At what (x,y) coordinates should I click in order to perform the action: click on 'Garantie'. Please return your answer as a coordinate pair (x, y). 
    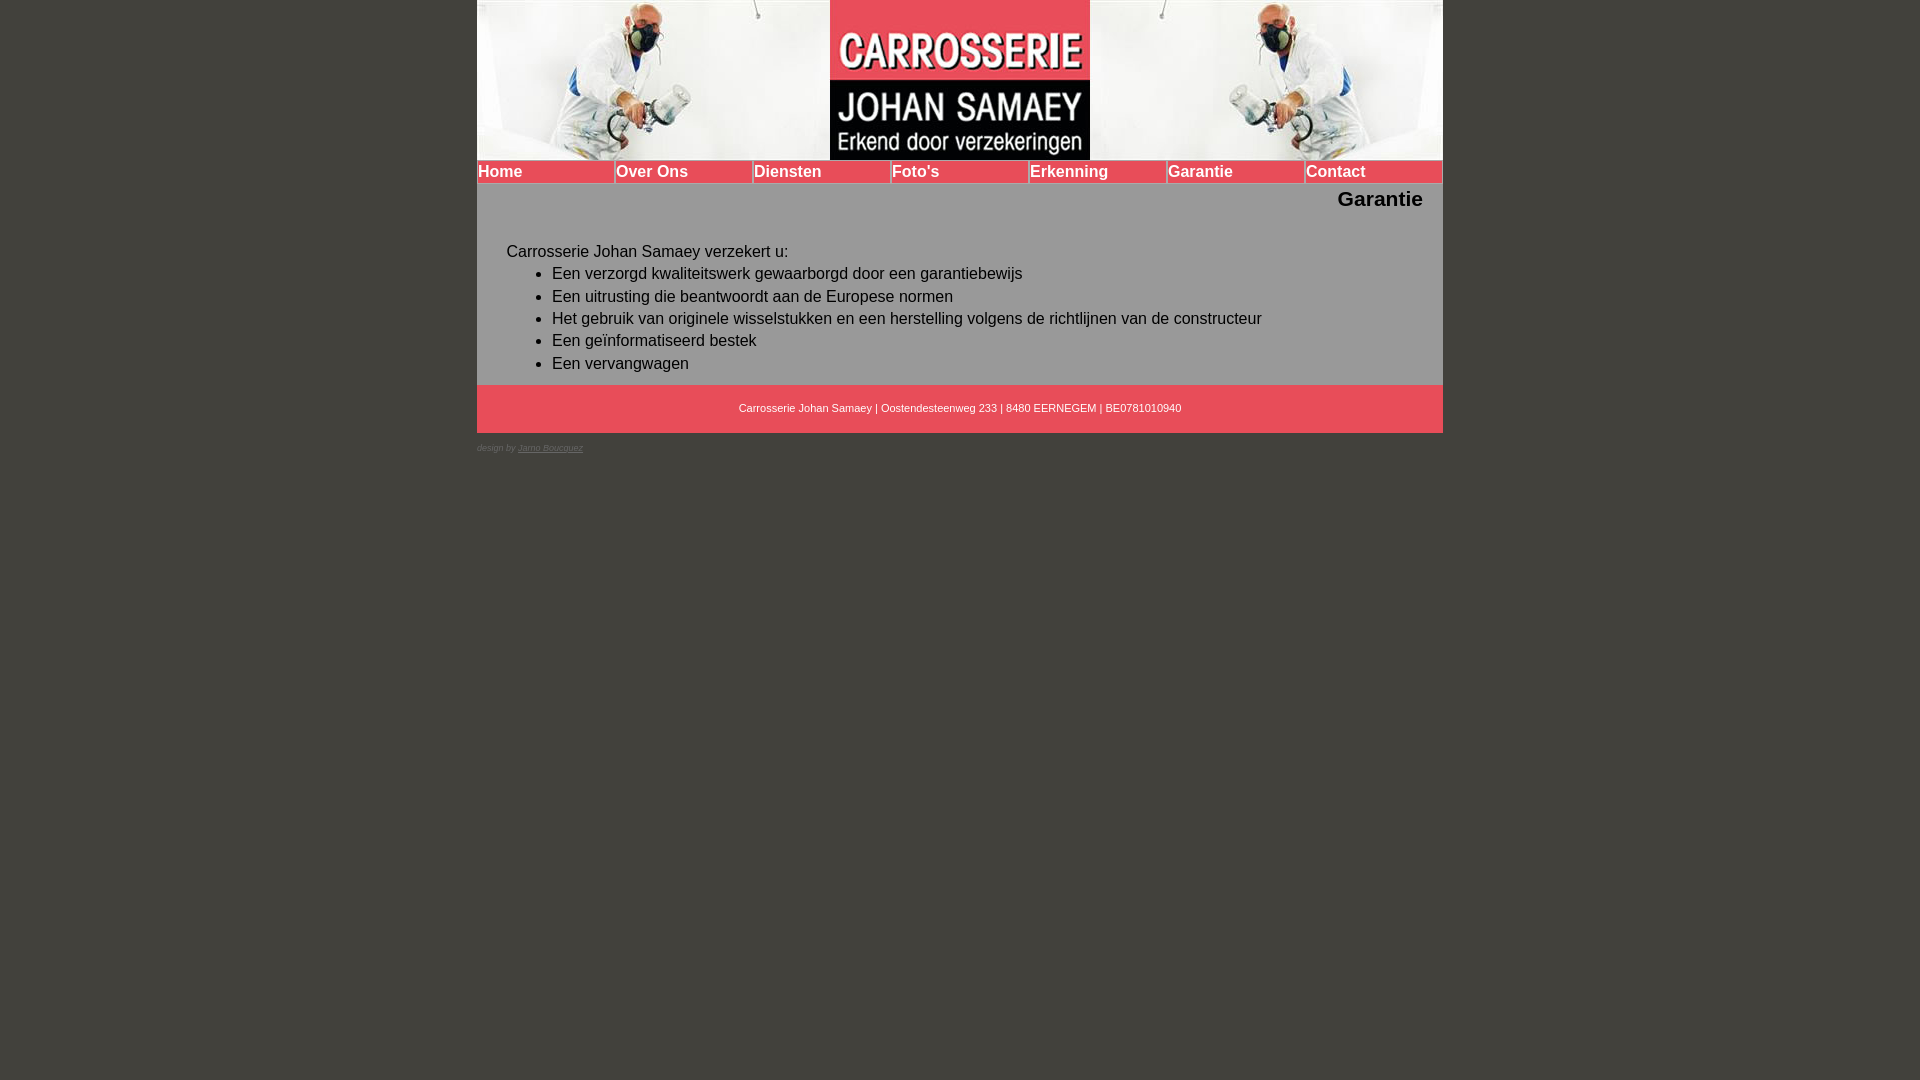
    Looking at the image, I should click on (1235, 171).